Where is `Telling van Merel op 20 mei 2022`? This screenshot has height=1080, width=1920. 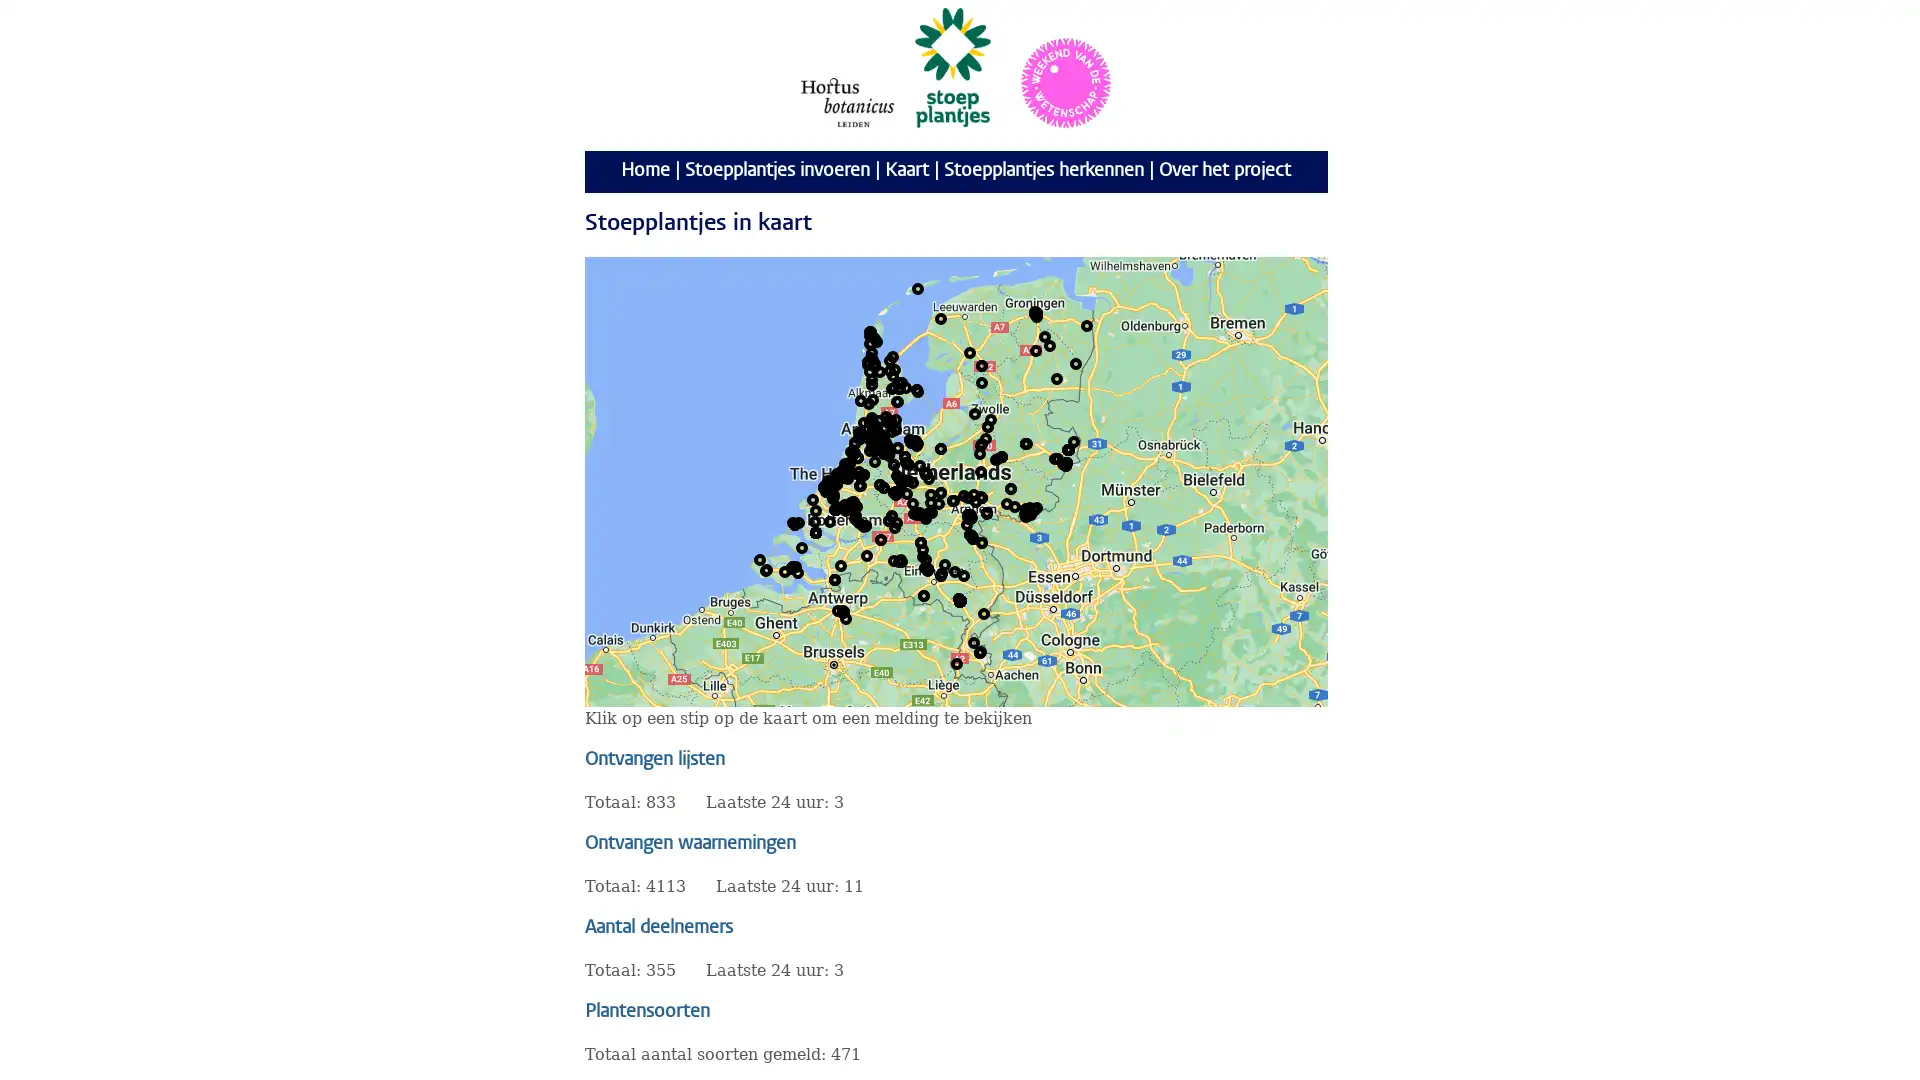
Telling van Merel op 20 mei 2022 is located at coordinates (848, 470).